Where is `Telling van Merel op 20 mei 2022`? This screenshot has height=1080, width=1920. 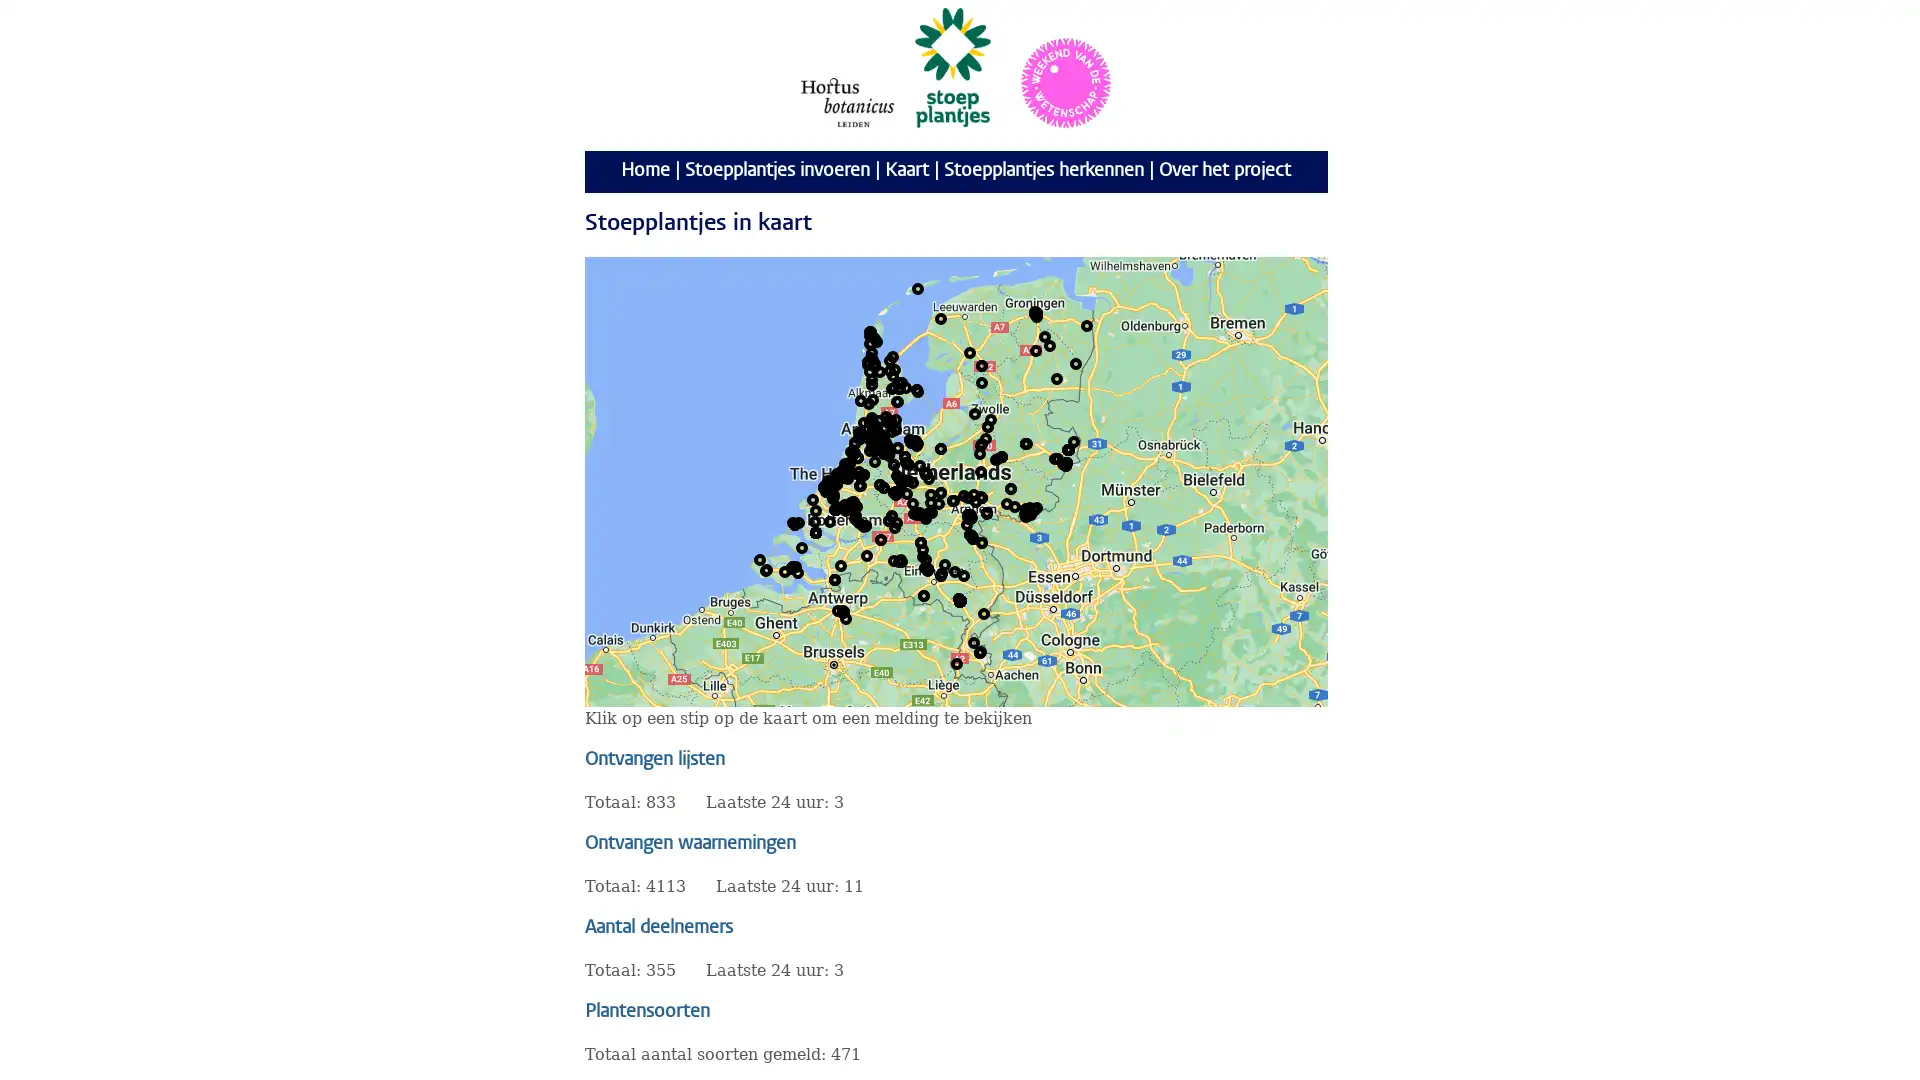
Telling van Merel op 20 mei 2022 is located at coordinates (848, 470).